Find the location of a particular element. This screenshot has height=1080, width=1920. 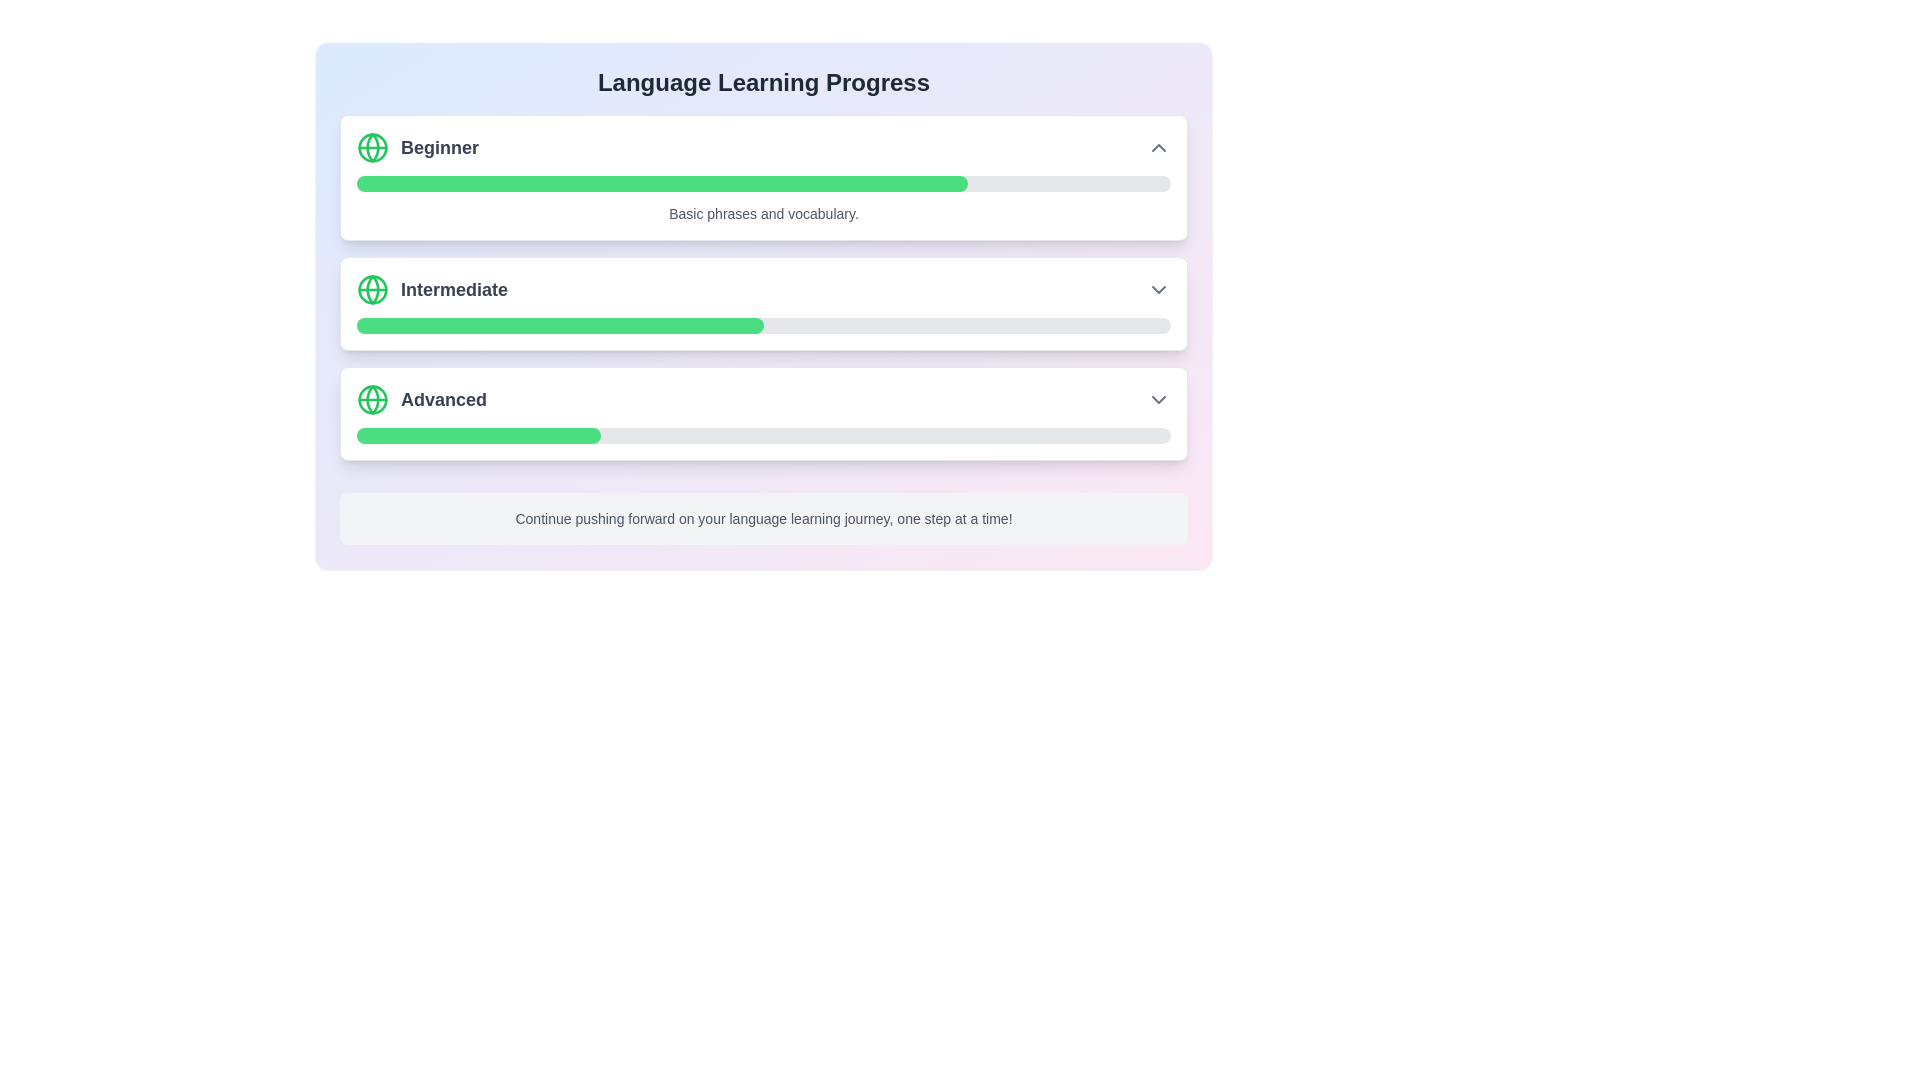

the Progress indicator (filled segment) in the 'Beginner' section of the Language Learning Progress interface, which is visually represented as a filled segment aligned to the left and stretching across 75% of its width is located at coordinates (662, 184).